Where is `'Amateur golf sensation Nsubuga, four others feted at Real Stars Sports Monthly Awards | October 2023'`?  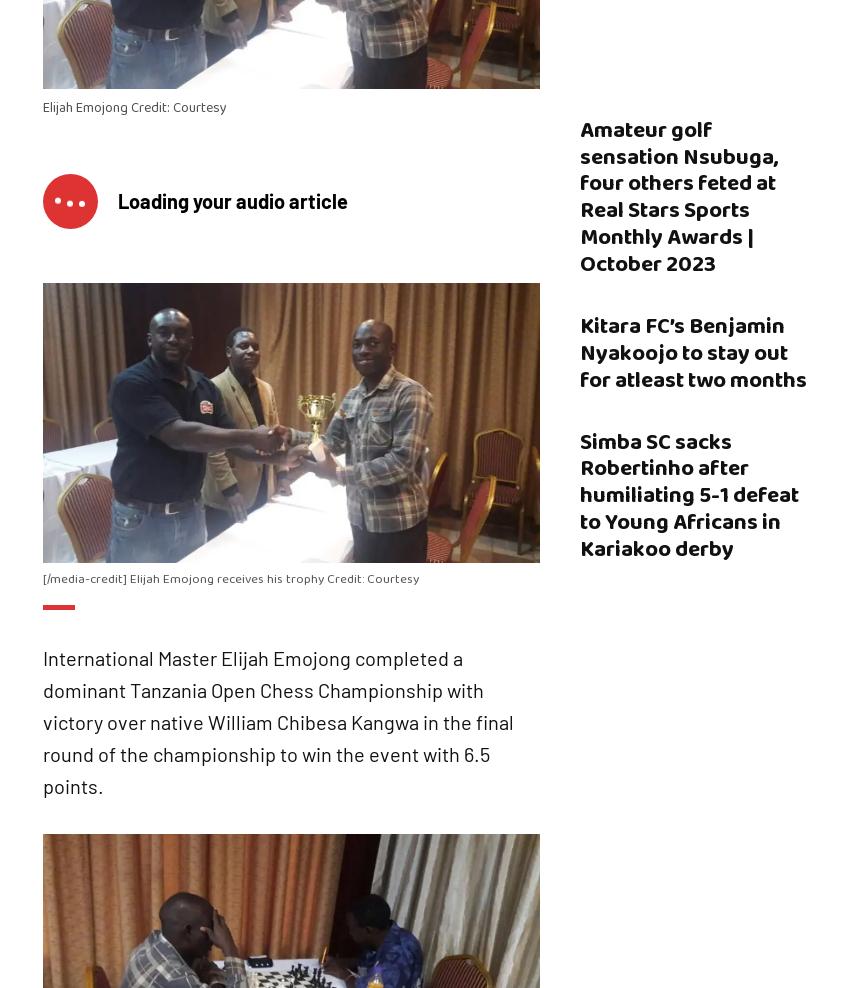
'Amateur golf sensation Nsubuga, four others feted at Real Stars Sports Monthly Awards | October 2023' is located at coordinates (678, 197).